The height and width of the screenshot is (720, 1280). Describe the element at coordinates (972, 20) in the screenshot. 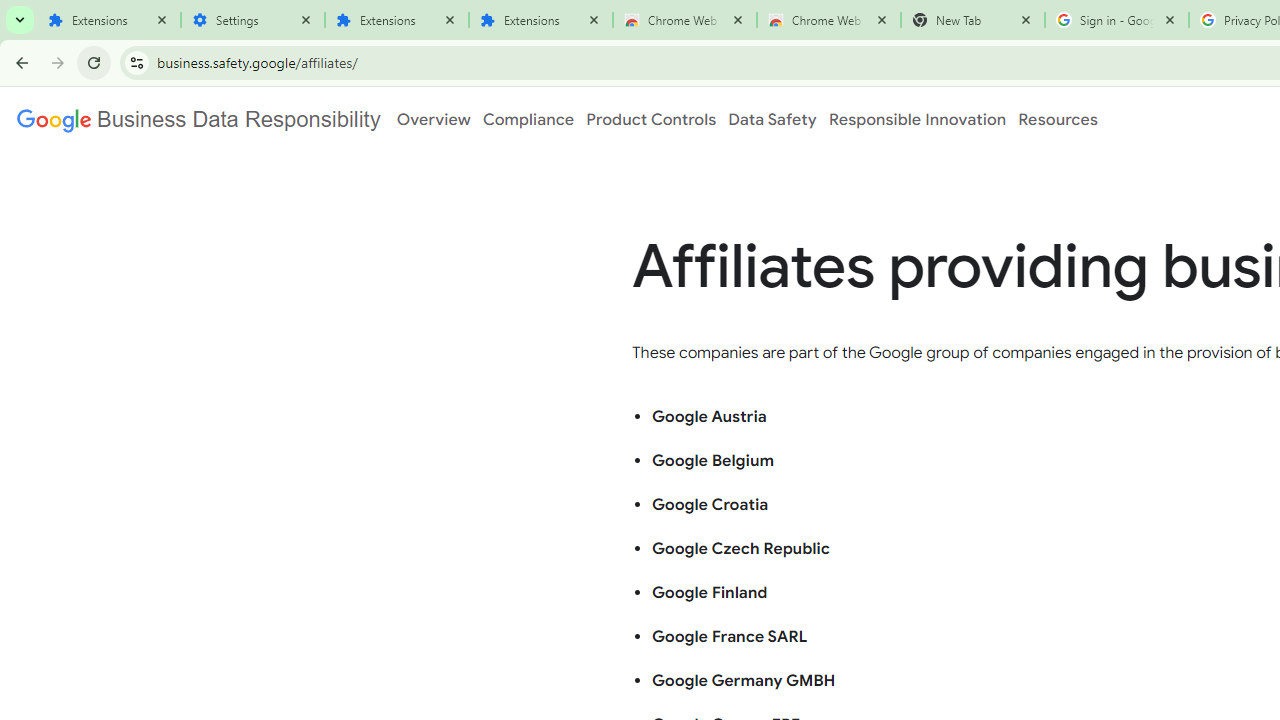

I see `'New Tab'` at that location.